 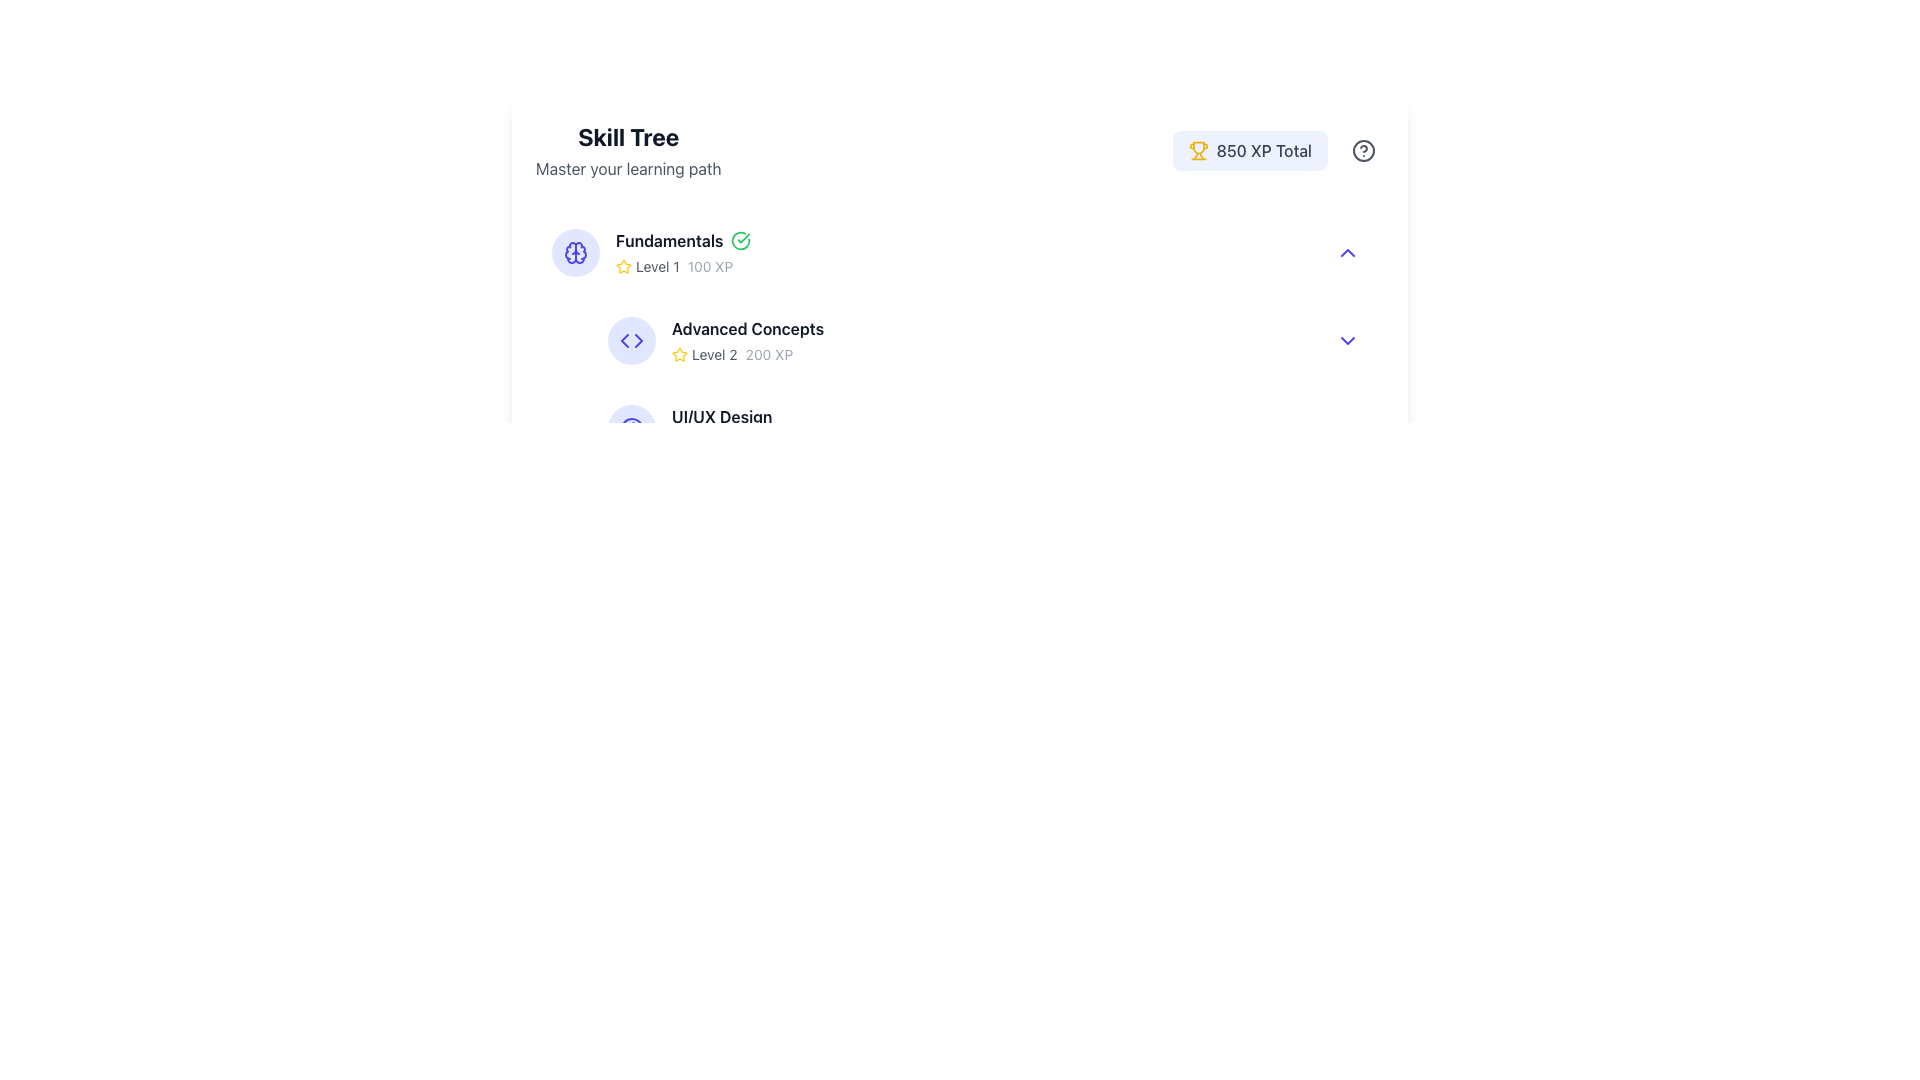 What do you see at coordinates (768, 353) in the screenshot?
I see `the text label indicating experience points (XP) for 'Advanced Concepts', located in the skill tree section` at bounding box center [768, 353].